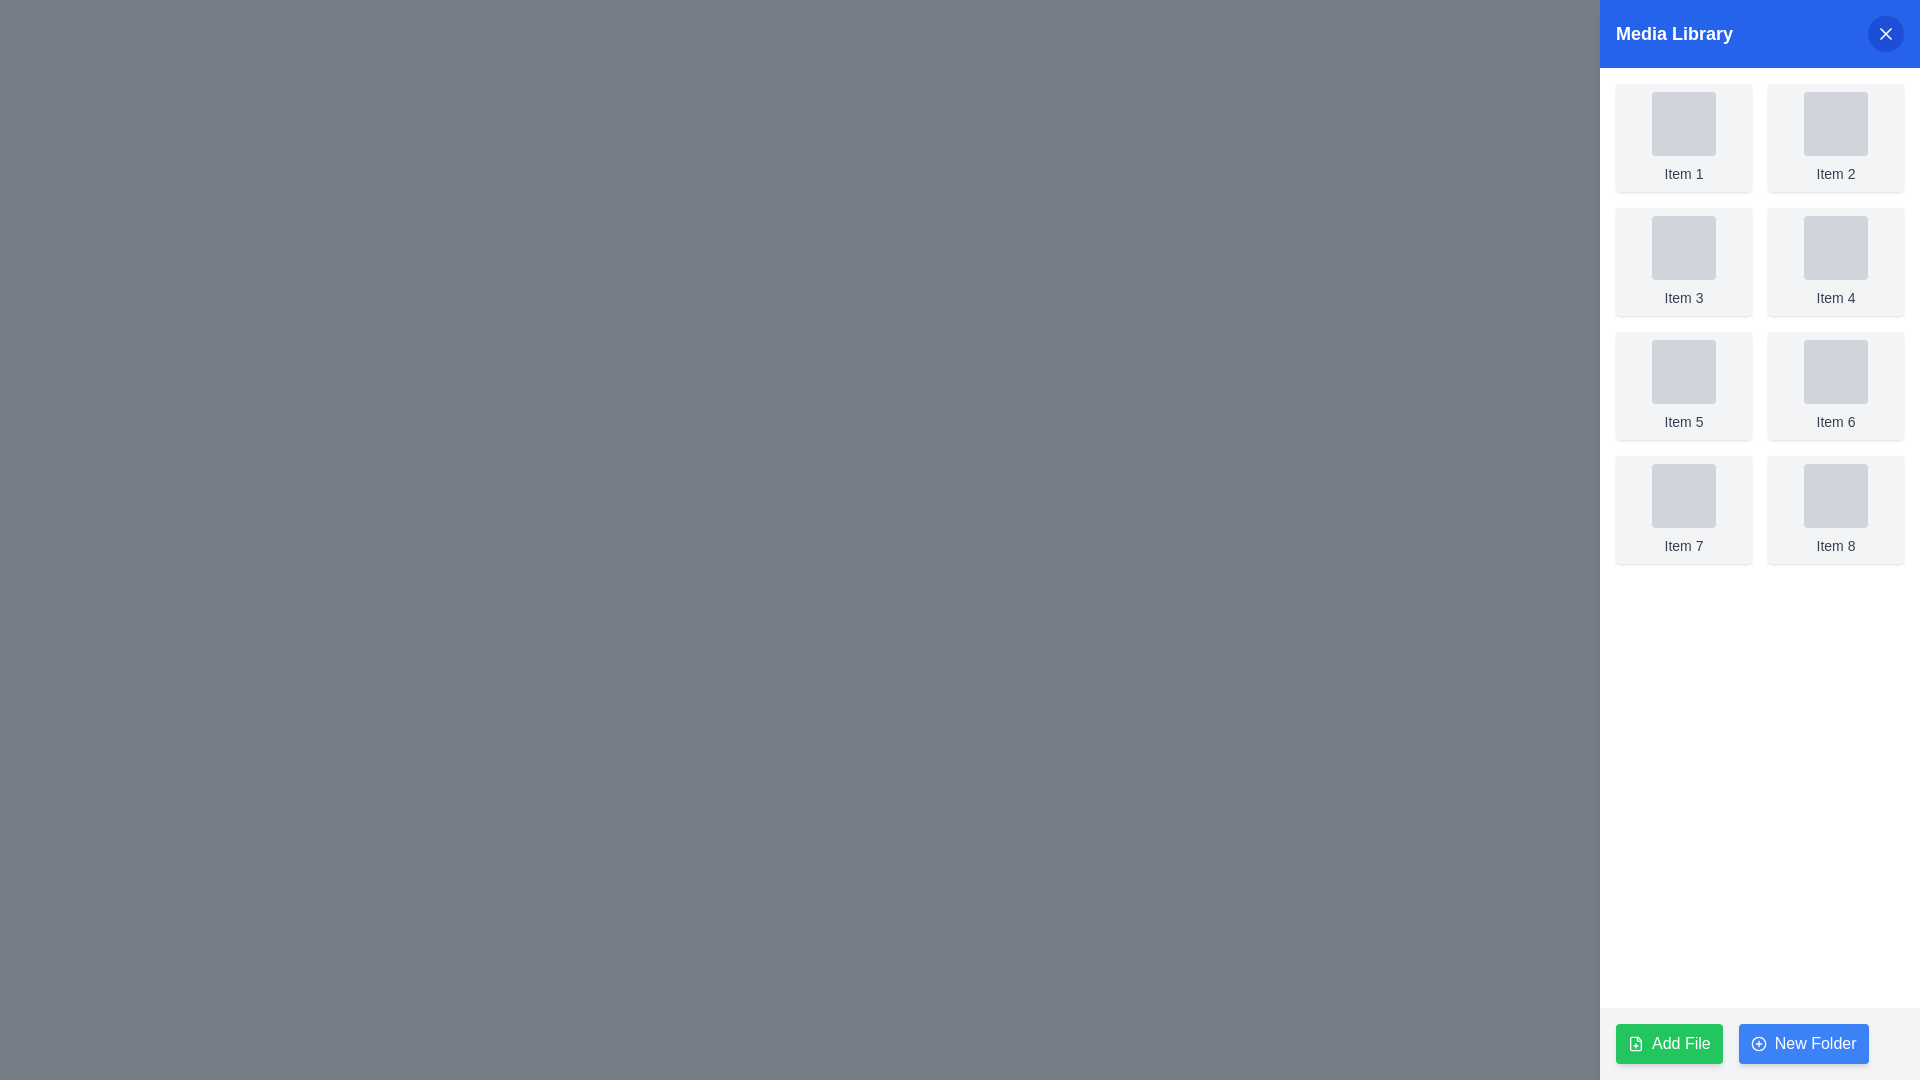 The image size is (1920, 1080). What do you see at coordinates (1683, 172) in the screenshot?
I see `displayed text from the small-sized text label element reading 'Item 1', which is styled with gray text and located beneath a square placeholder in the Media Library section` at bounding box center [1683, 172].